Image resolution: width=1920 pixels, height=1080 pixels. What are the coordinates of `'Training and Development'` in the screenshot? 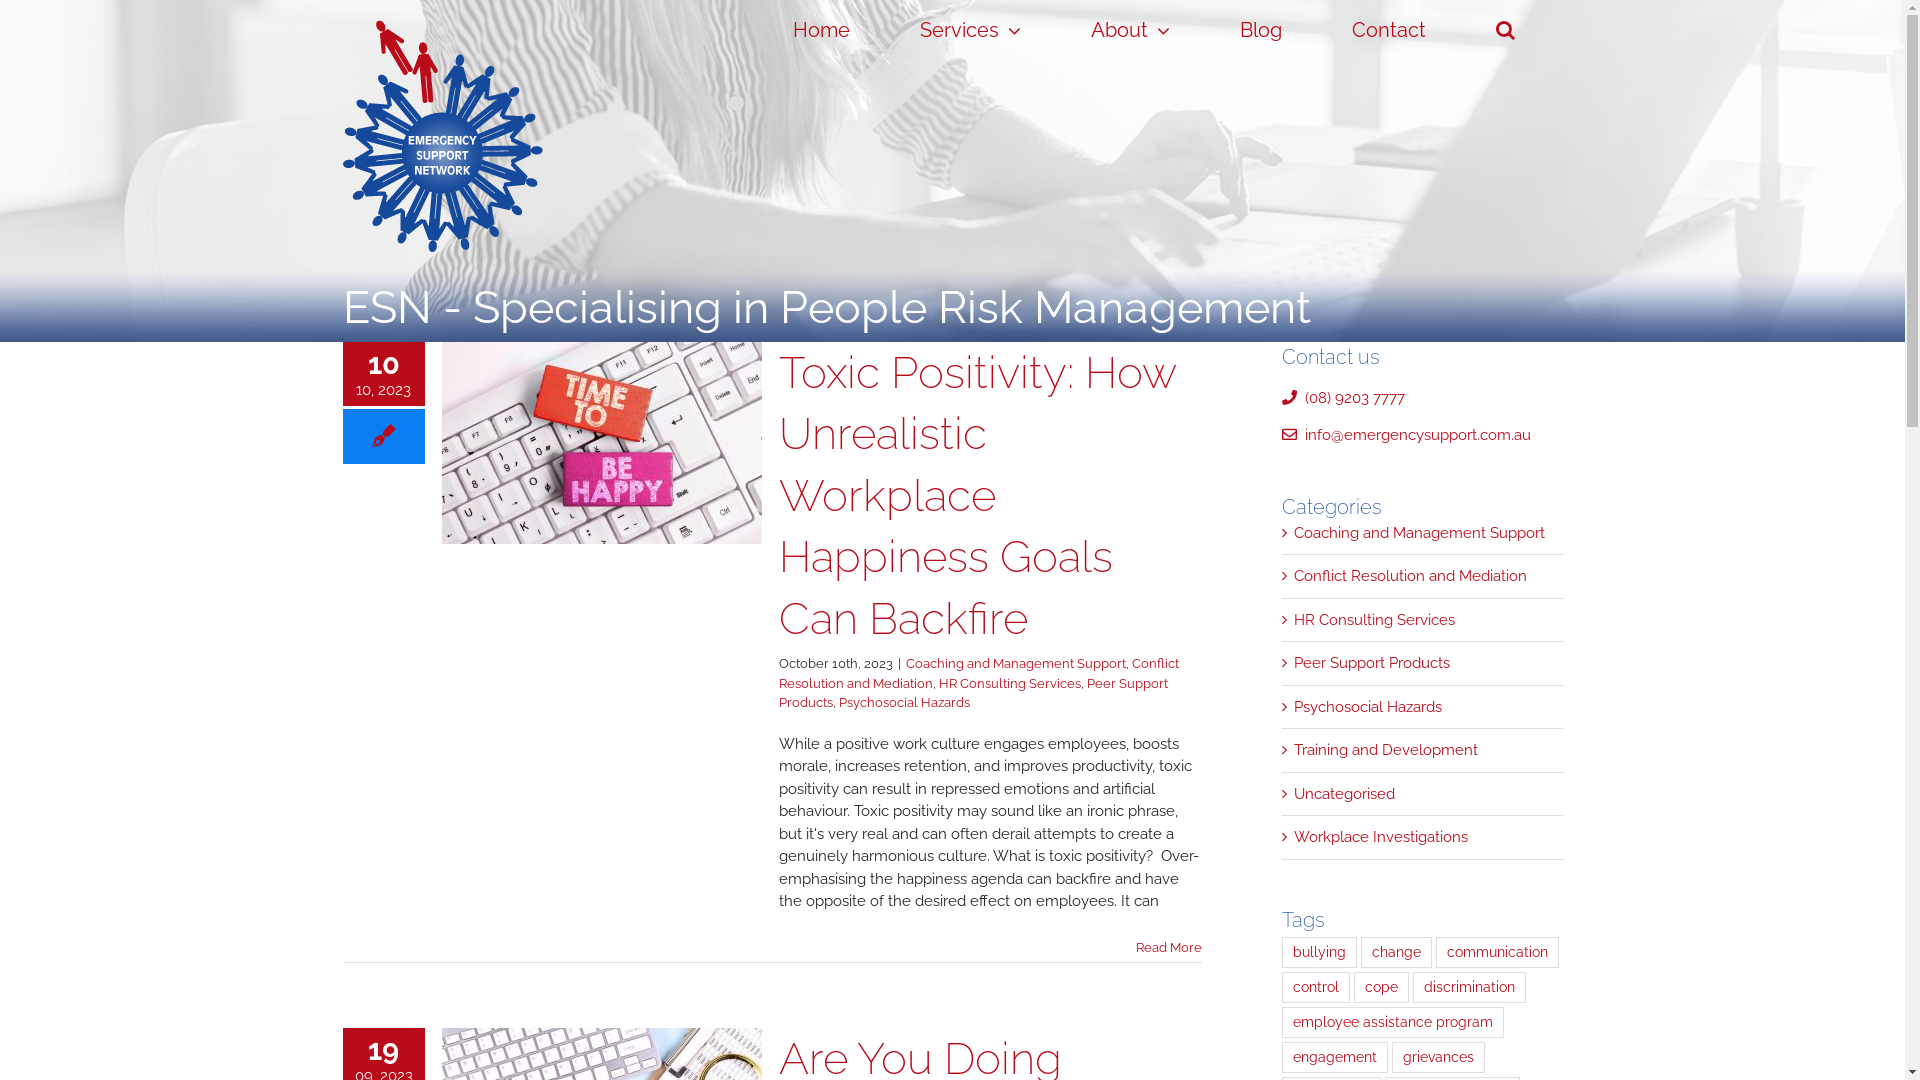 It's located at (1422, 750).